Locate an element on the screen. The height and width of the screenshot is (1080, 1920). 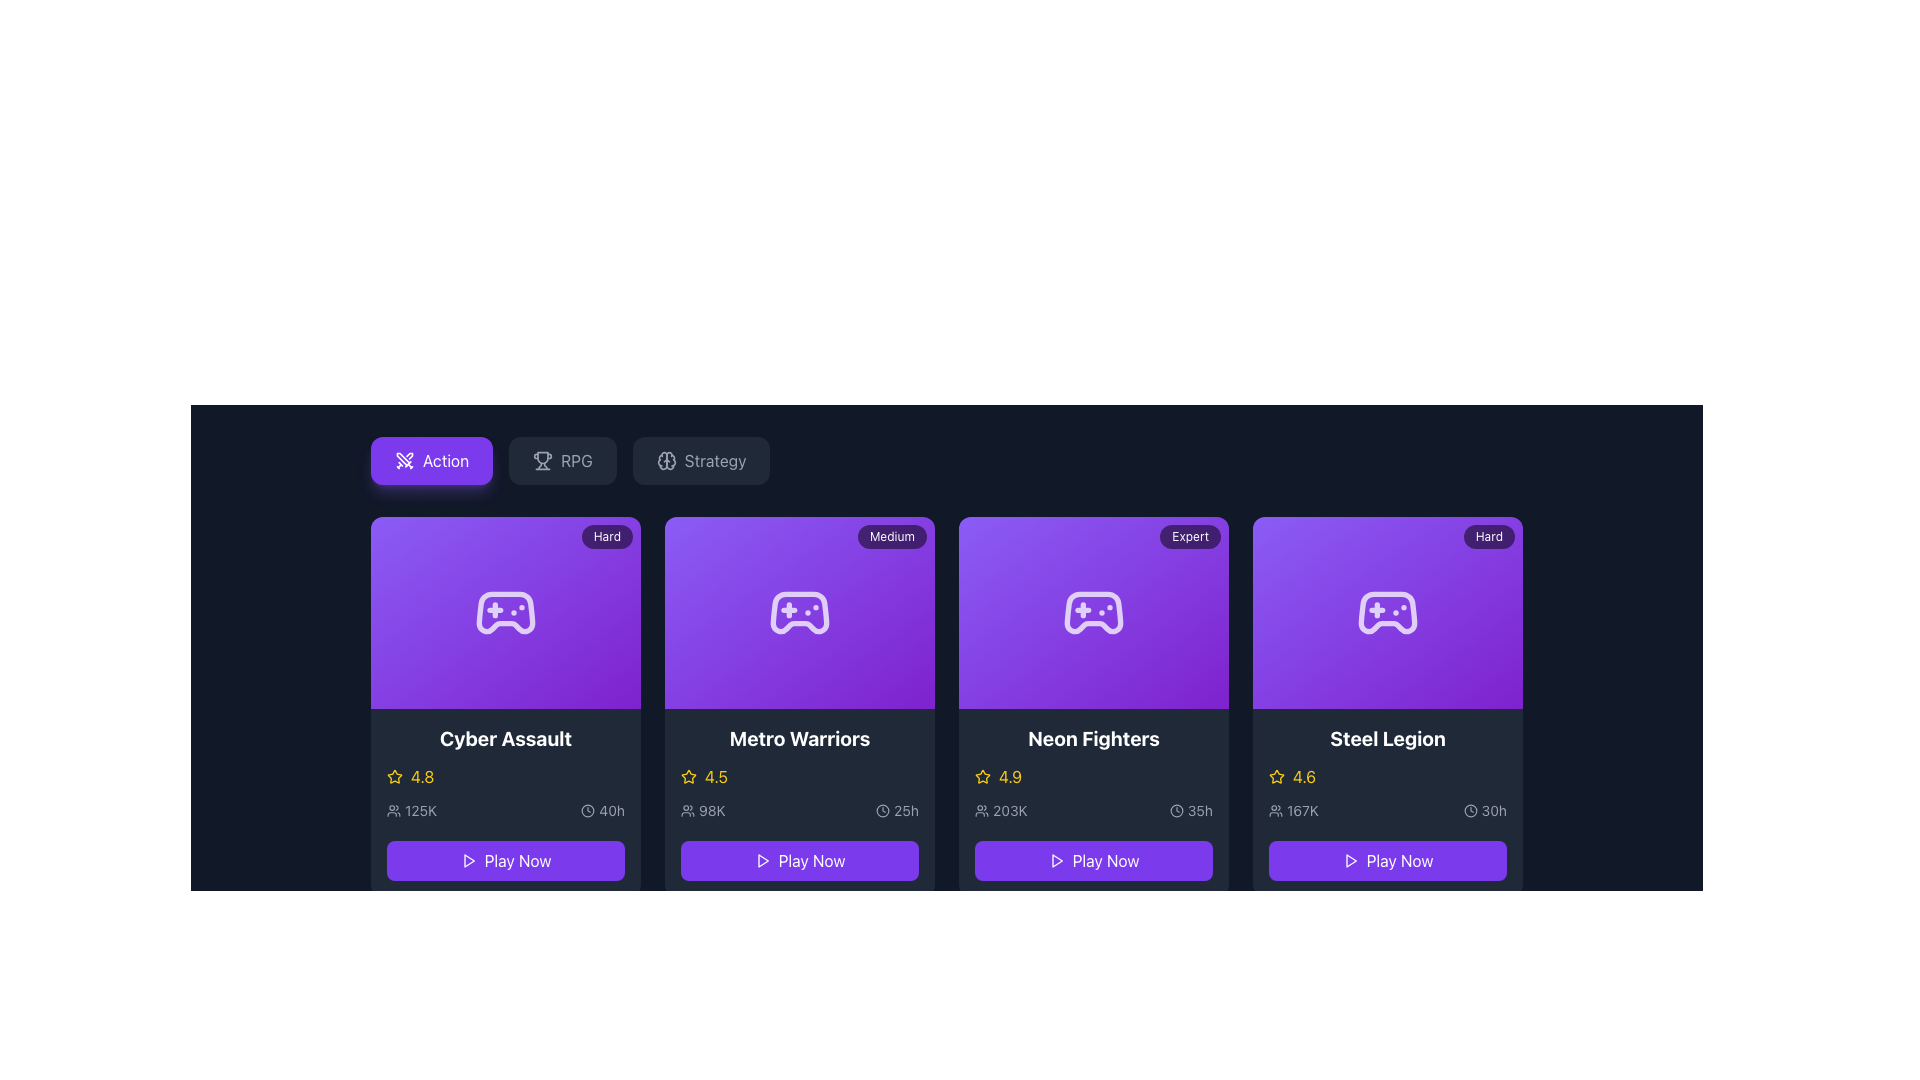
the star-shaped icon with a thin yellow border that represents a rating of 4.8, located above the text 'Cyber Assault' is located at coordinates (394, 775).